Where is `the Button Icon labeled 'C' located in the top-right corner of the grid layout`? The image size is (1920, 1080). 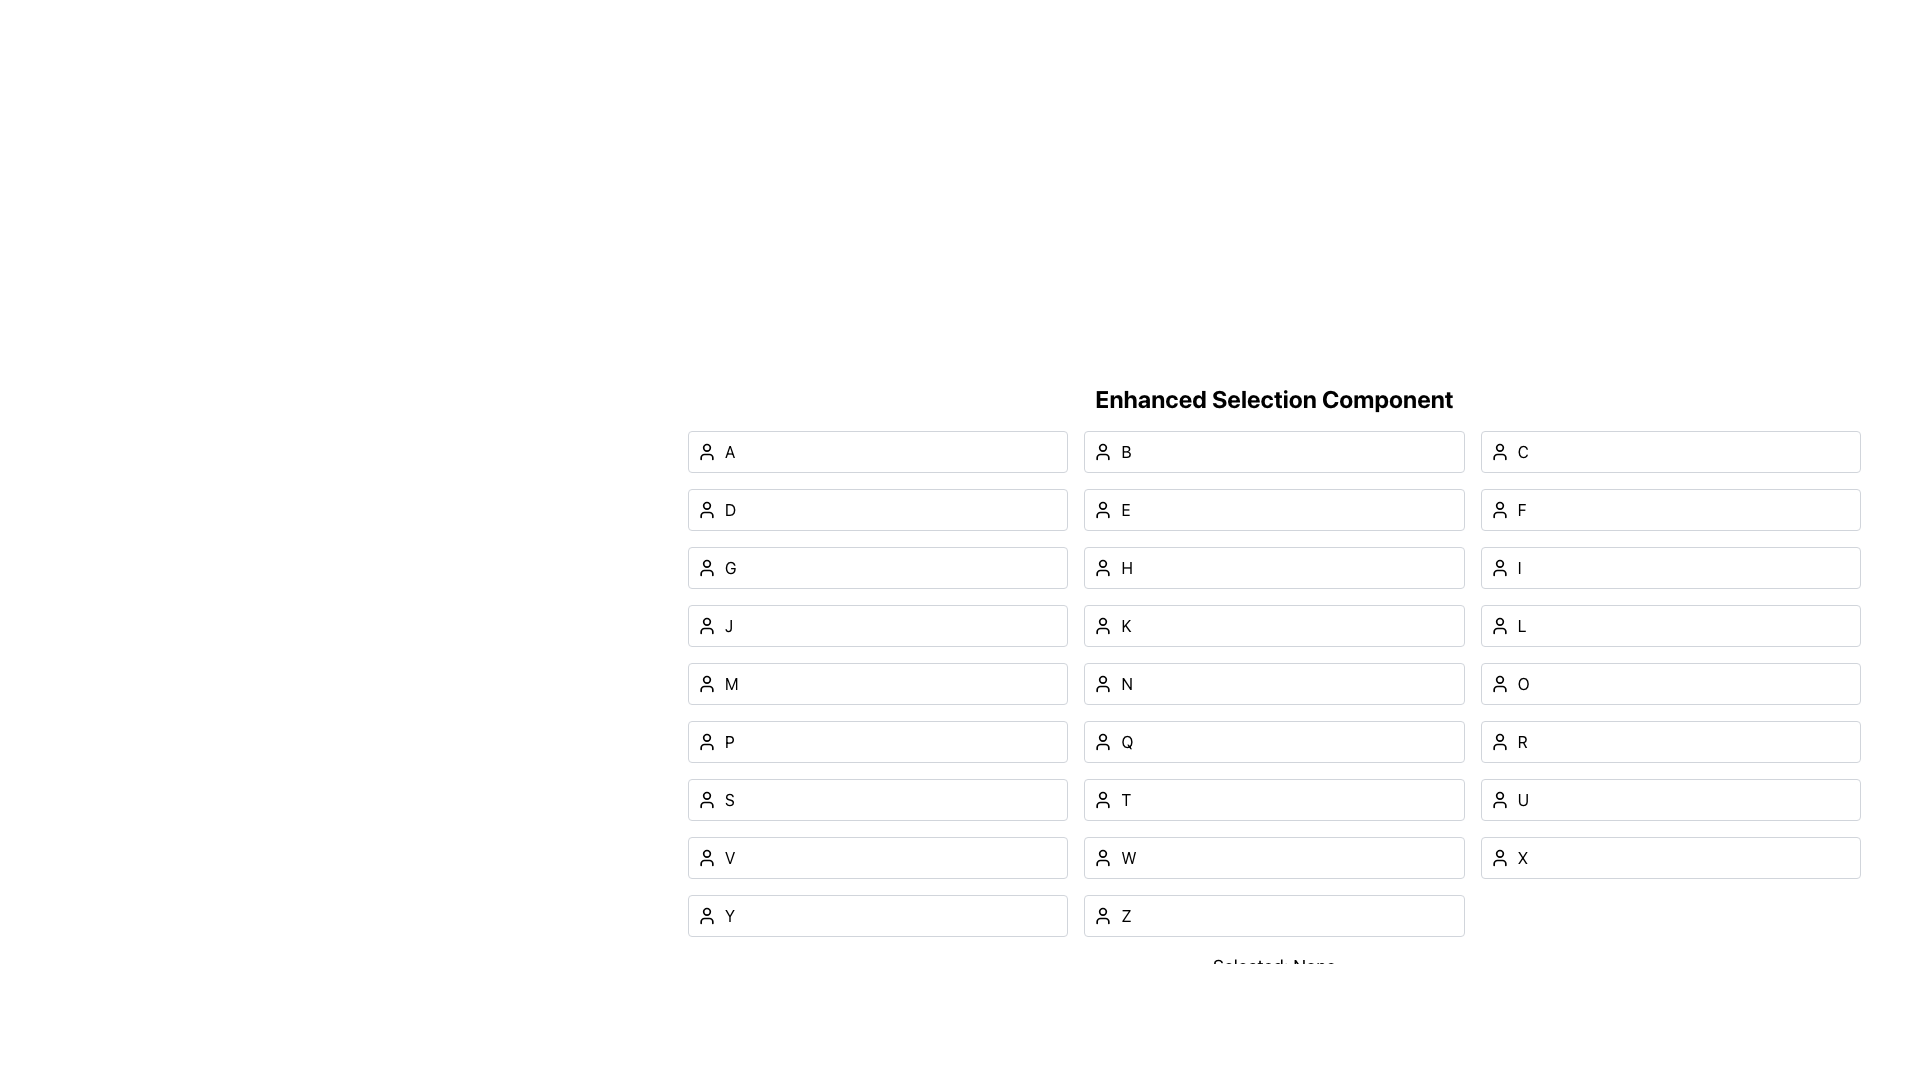
the Button Icon labeled 'C' located in the top-right corner of the grid layout is located at coordinates (1499, 451).